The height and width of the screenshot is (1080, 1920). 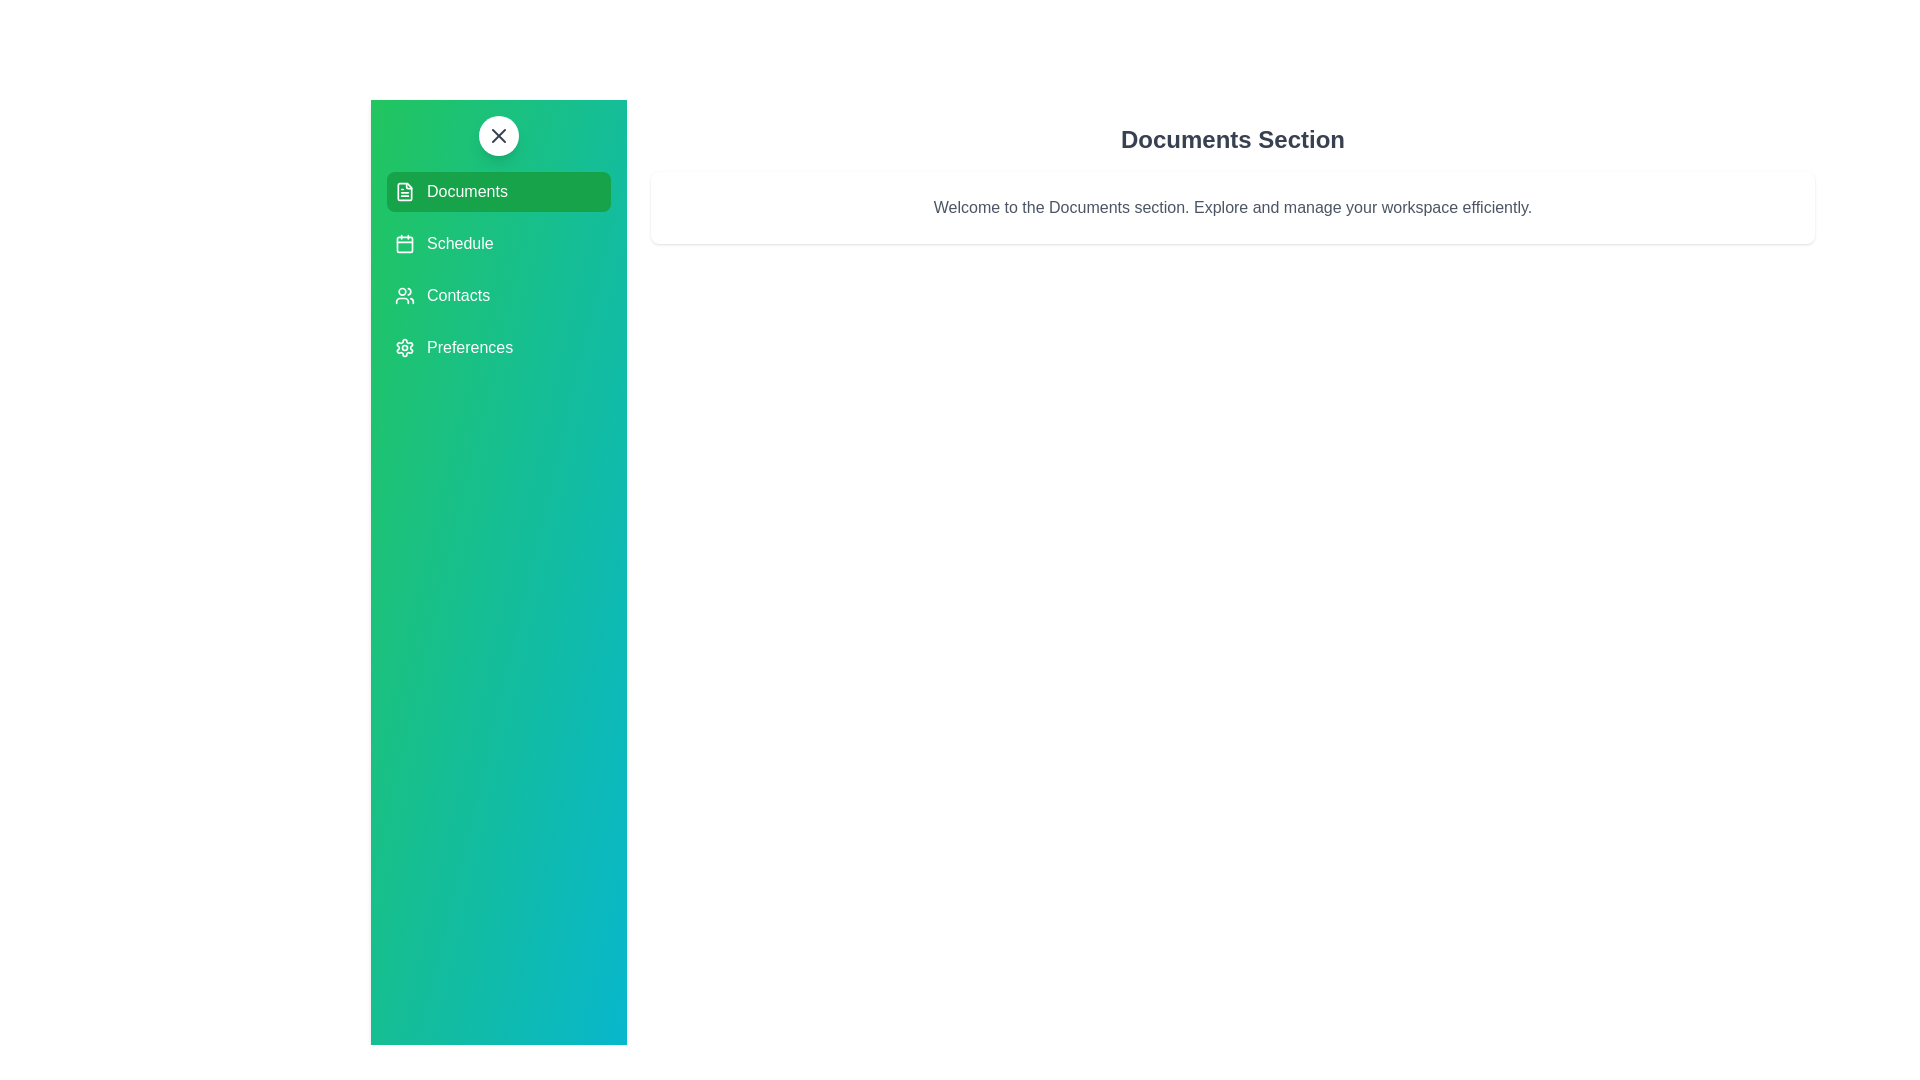 What do you see at coordinates (1232, 138) in the screenshot?
I see `the section title 'Documents Section' to interact with it` at bounding box center [1232, 138].